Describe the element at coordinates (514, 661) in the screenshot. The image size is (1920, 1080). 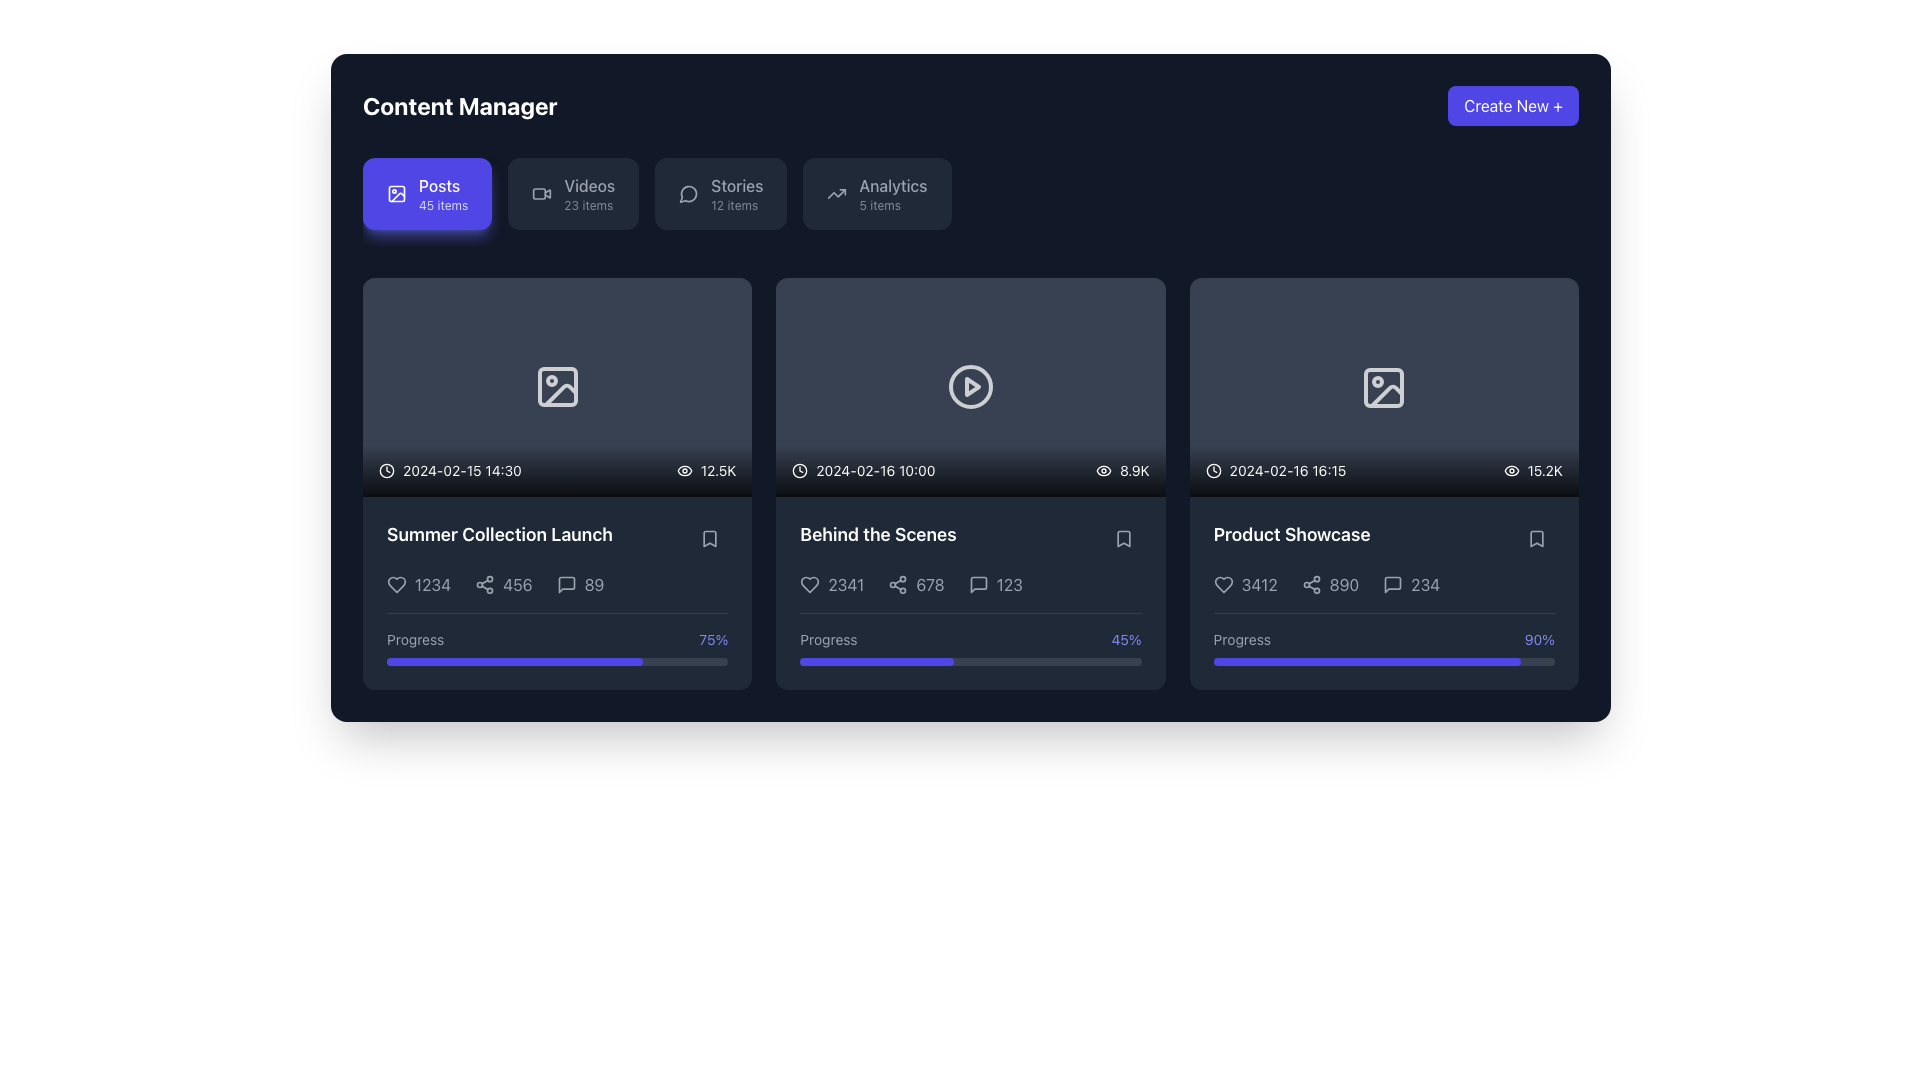
I see `the progress bar indicating 75% completion for the 'Summer Collection Launch' item, located underneath its card in the first column of the grid` at that location.